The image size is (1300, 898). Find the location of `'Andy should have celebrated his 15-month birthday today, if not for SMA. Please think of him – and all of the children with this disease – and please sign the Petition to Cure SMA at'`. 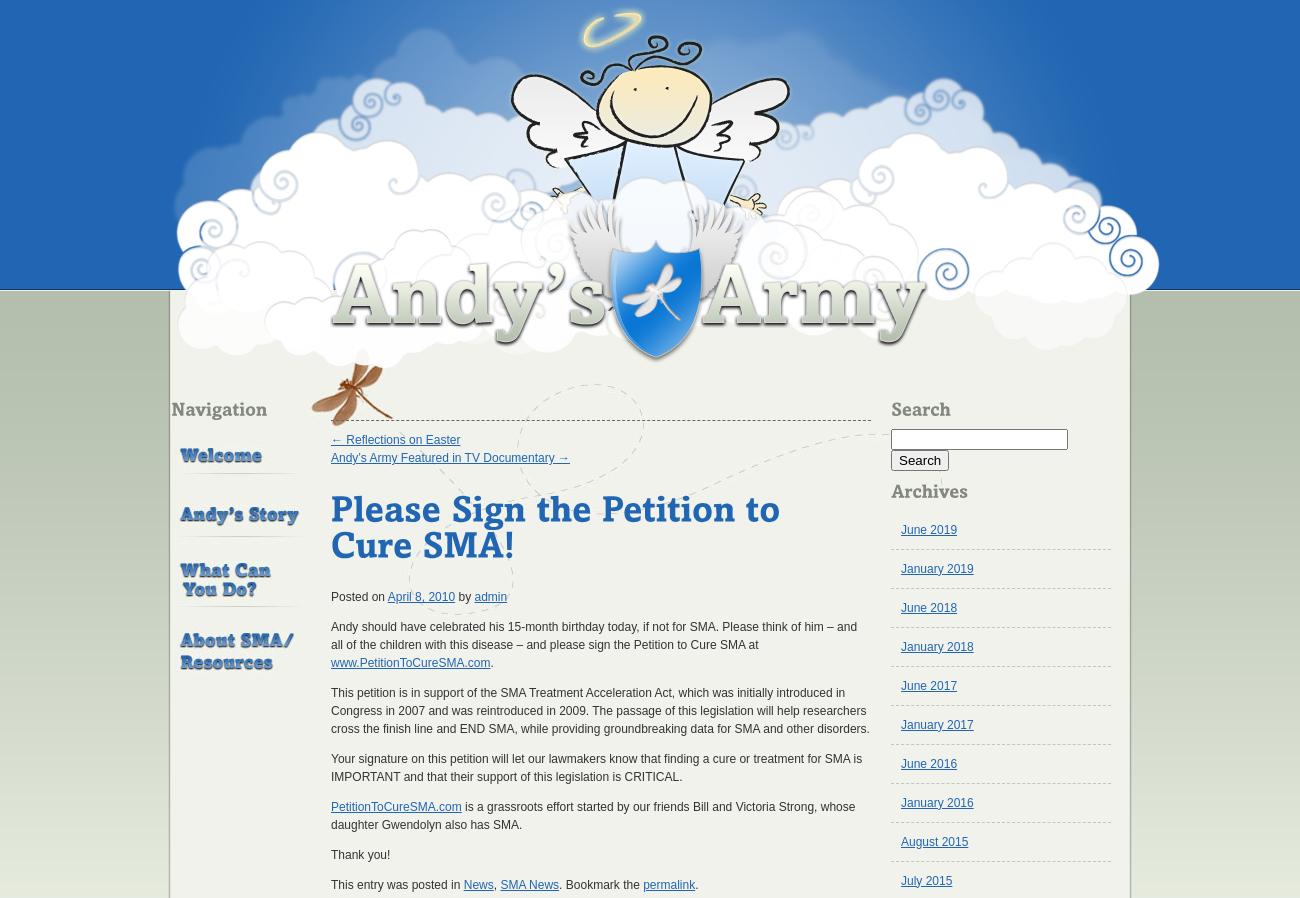

'Andy should have celebrated his 15-month birthday today, if not for SMA. Please think of him – and all of the children with this disease – and please sign the Petition to Cure SMA at' is located at coordinates (592, 634).